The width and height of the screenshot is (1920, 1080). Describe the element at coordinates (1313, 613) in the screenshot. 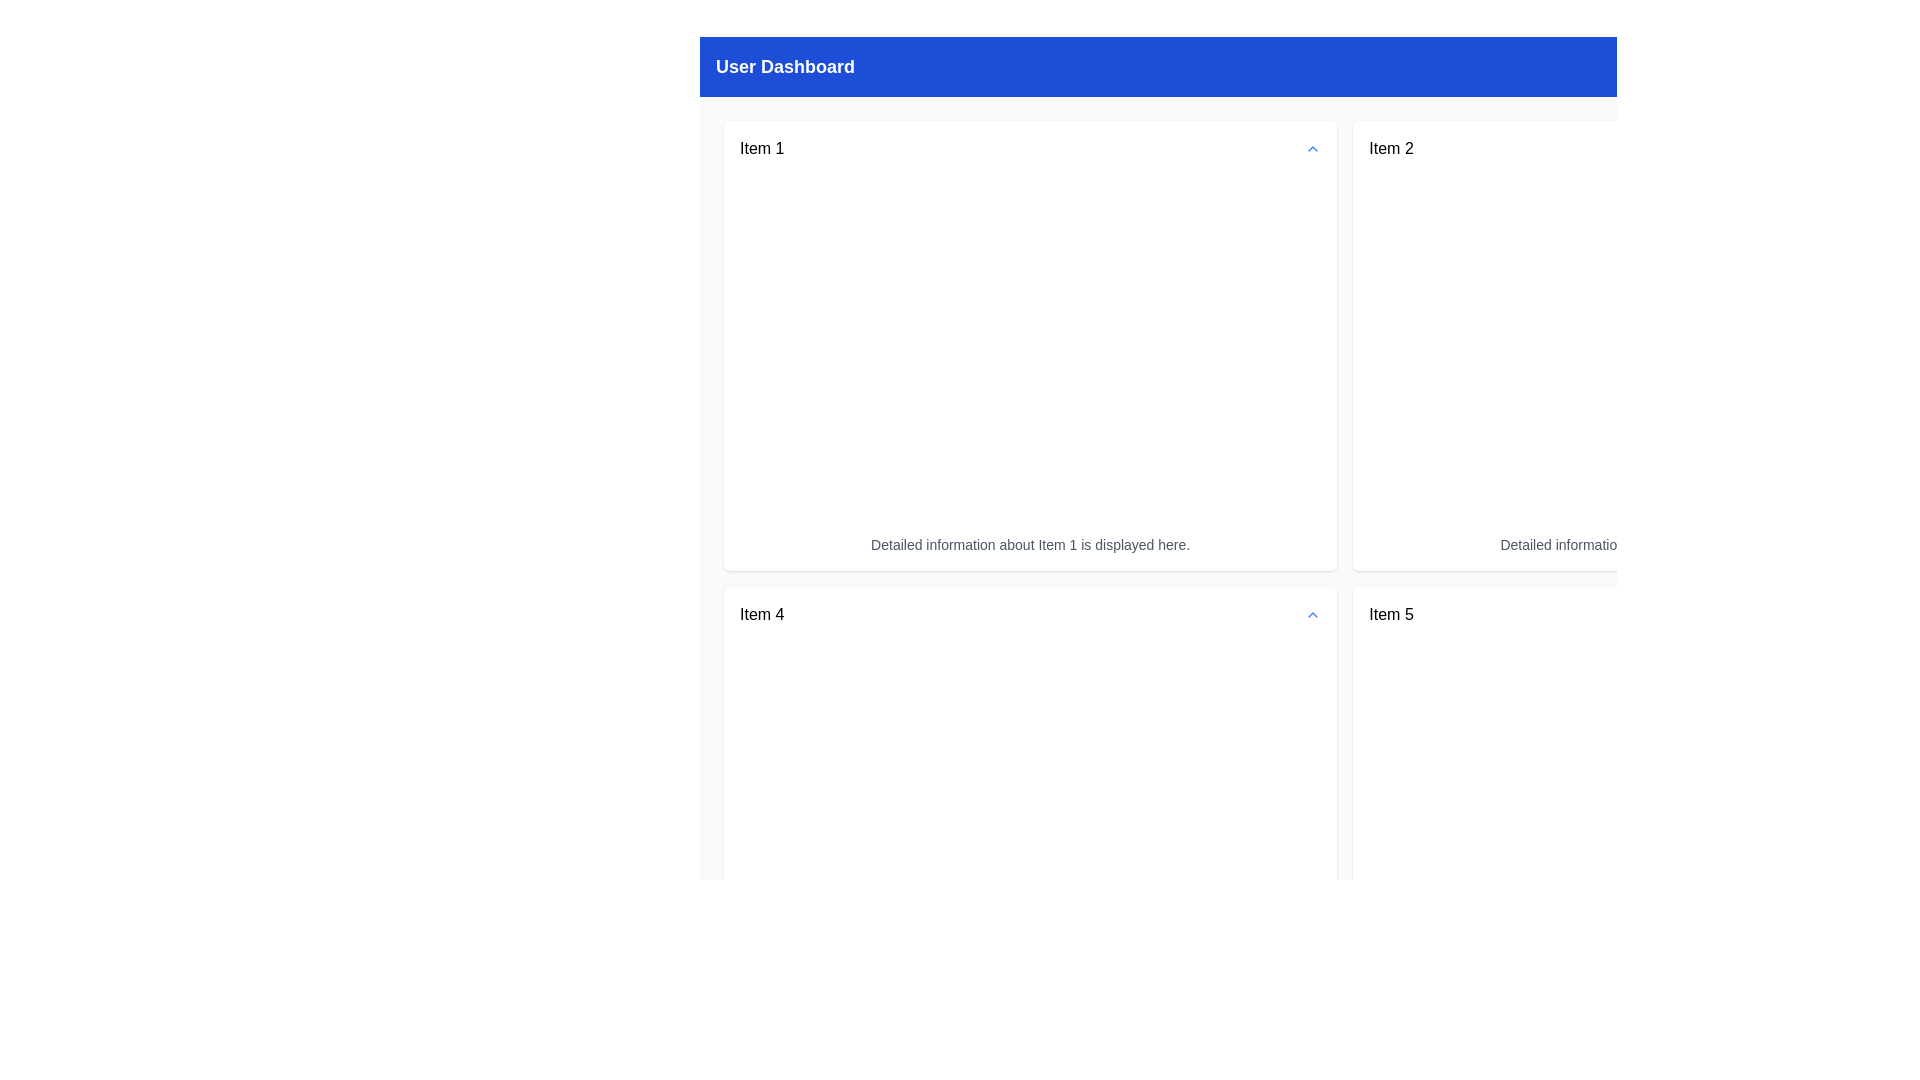

I see `the small triangular blue icon button resembling an upward chevron arrow, located adjacent to the text 'Item 4' on its right side` at that location.